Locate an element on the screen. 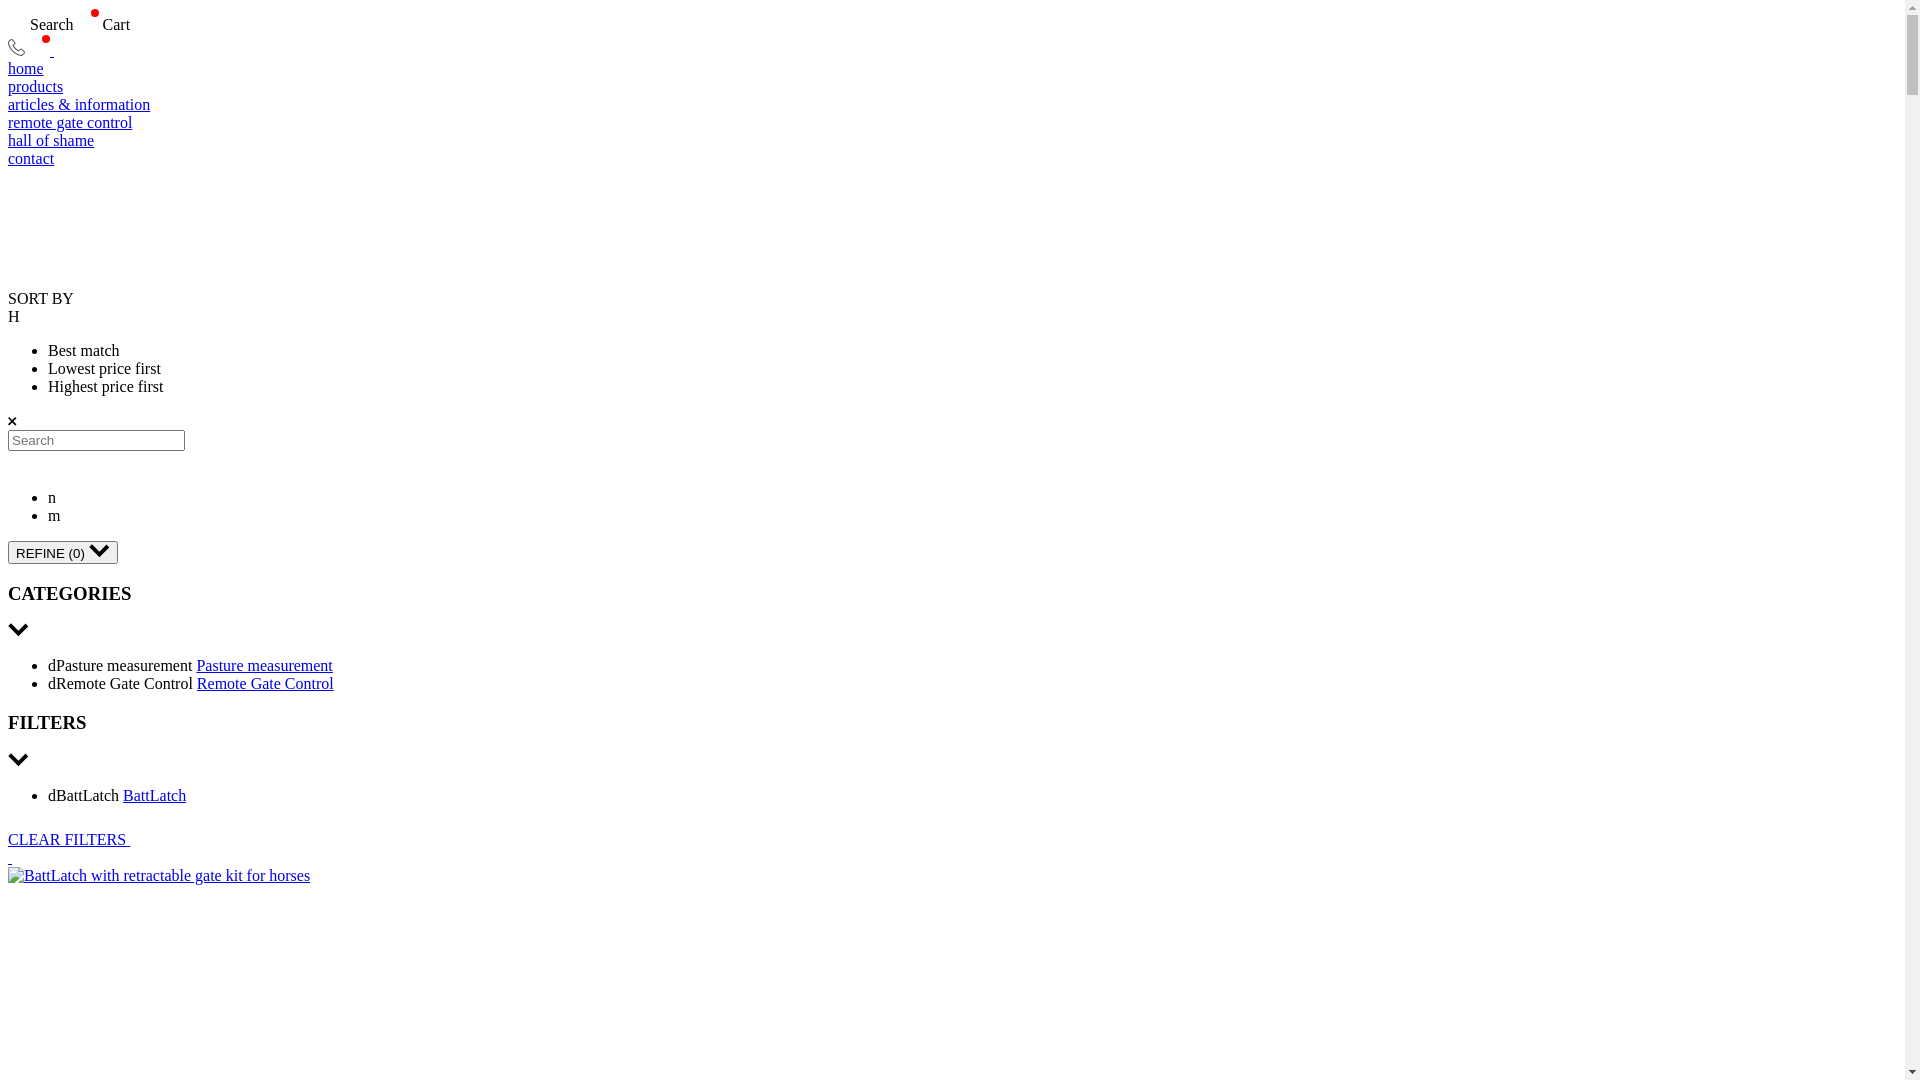 The width and height of the screenshot is (1920, 1080). 'Search' is located at coordinates (8, 24).